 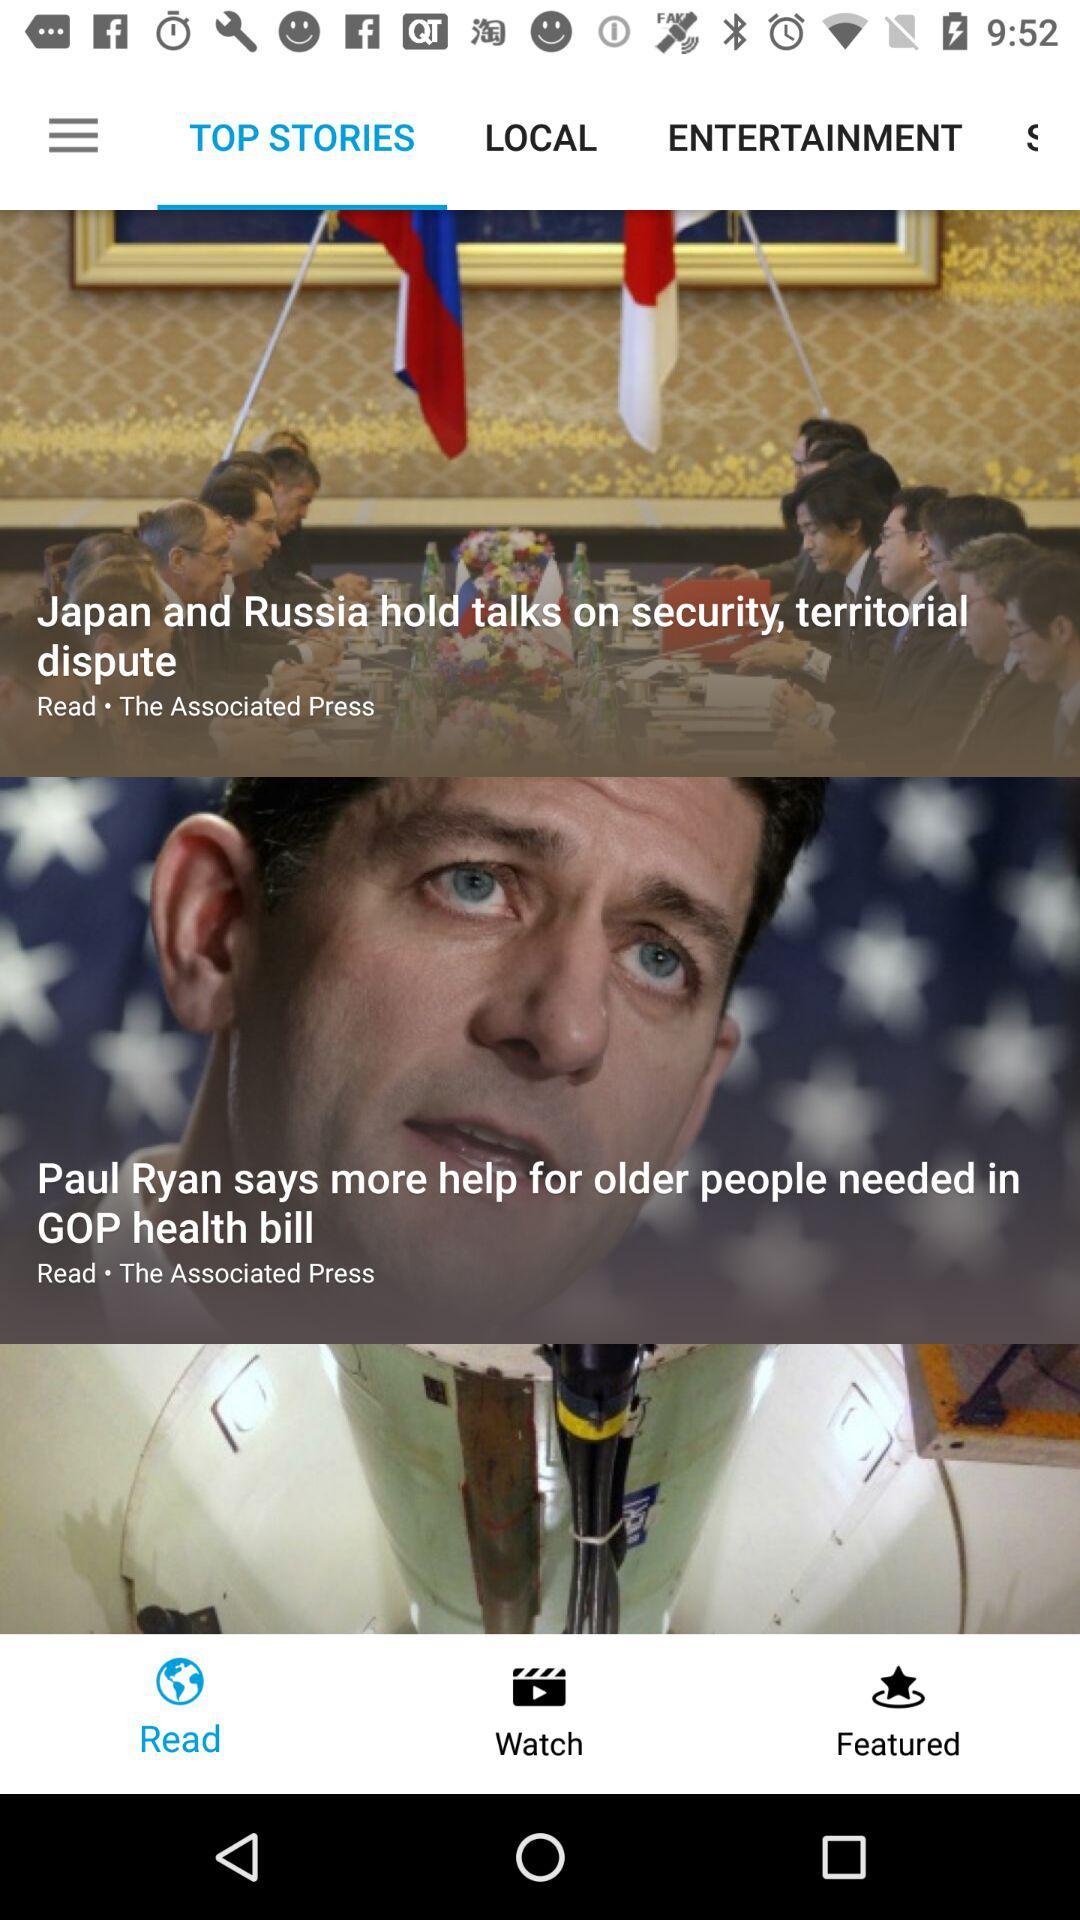 I want to click on the item to the left of top stories item, so click(x=72, y=135).